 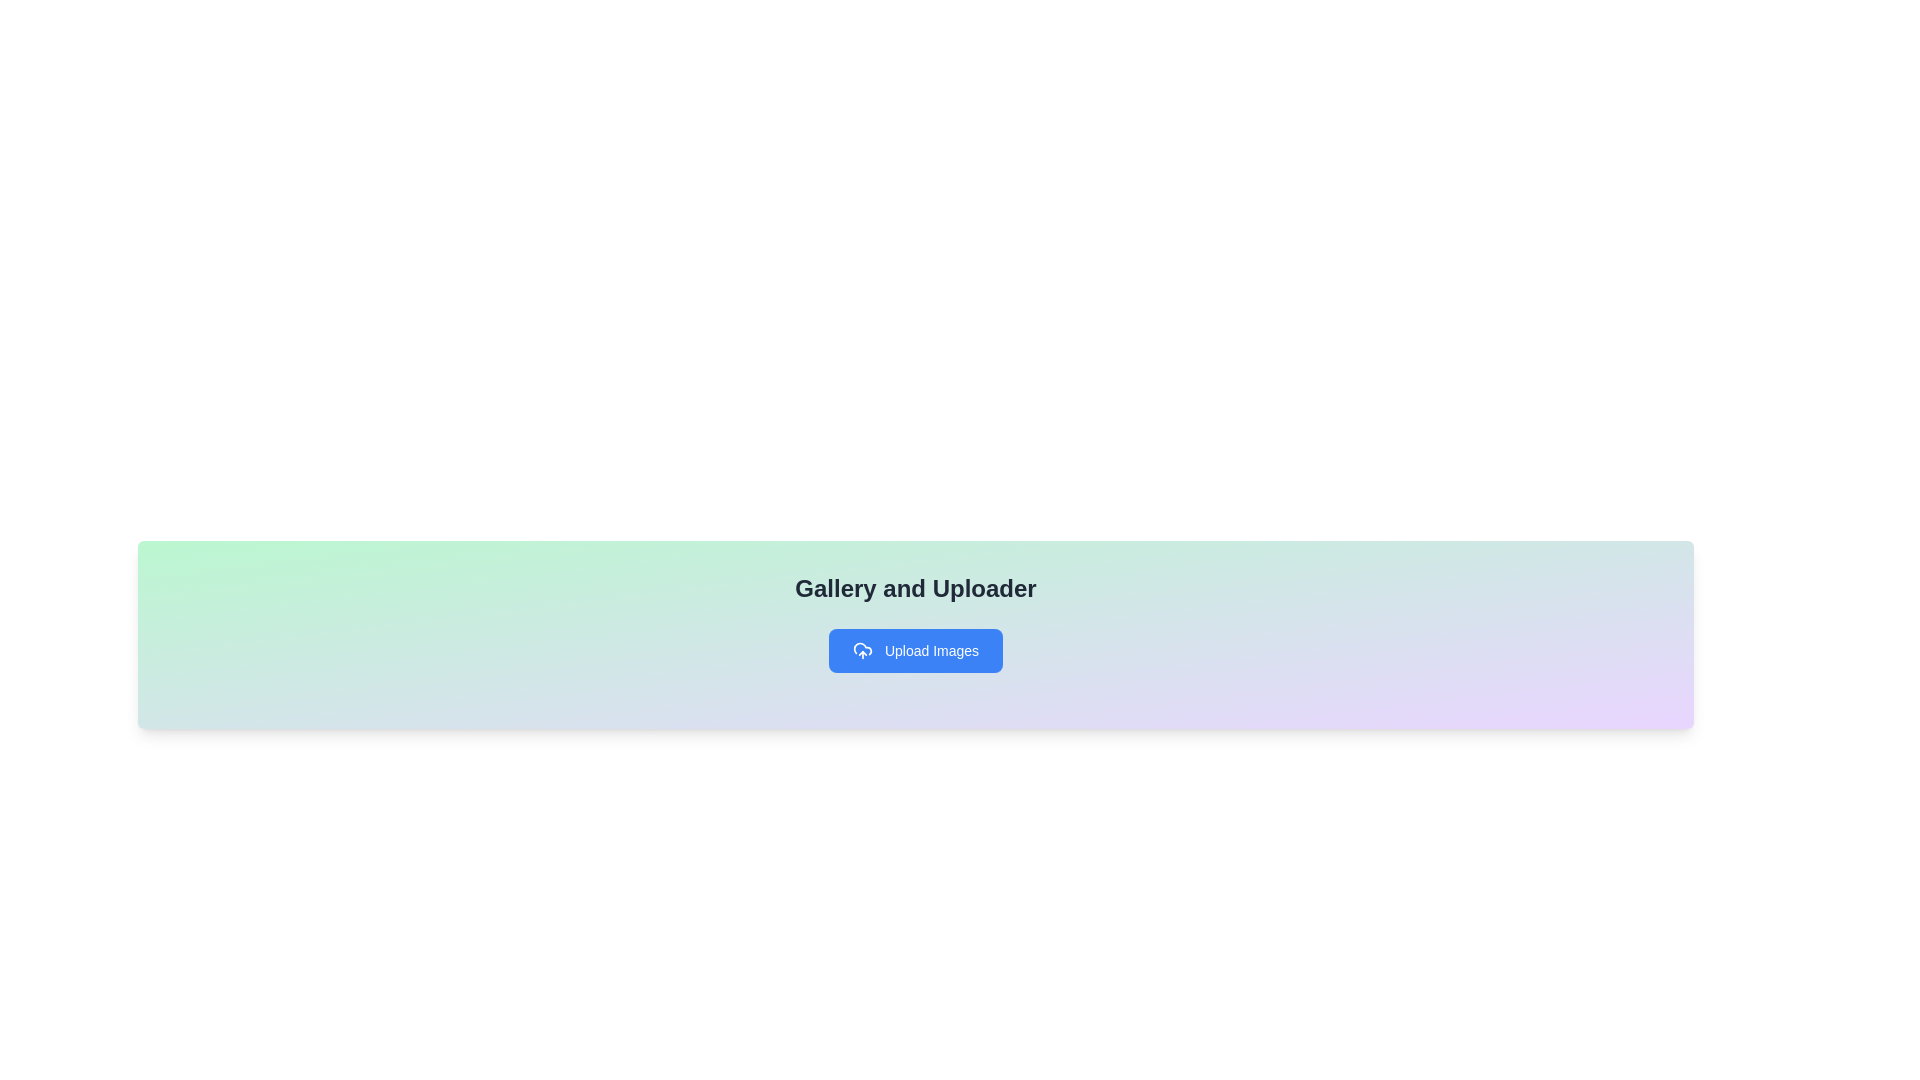 What do you see at coordinates (915, 651) in the screenshot?
I see `the button located below the heading 'Gallery and Uploader'` at bounding box center [915, 651].